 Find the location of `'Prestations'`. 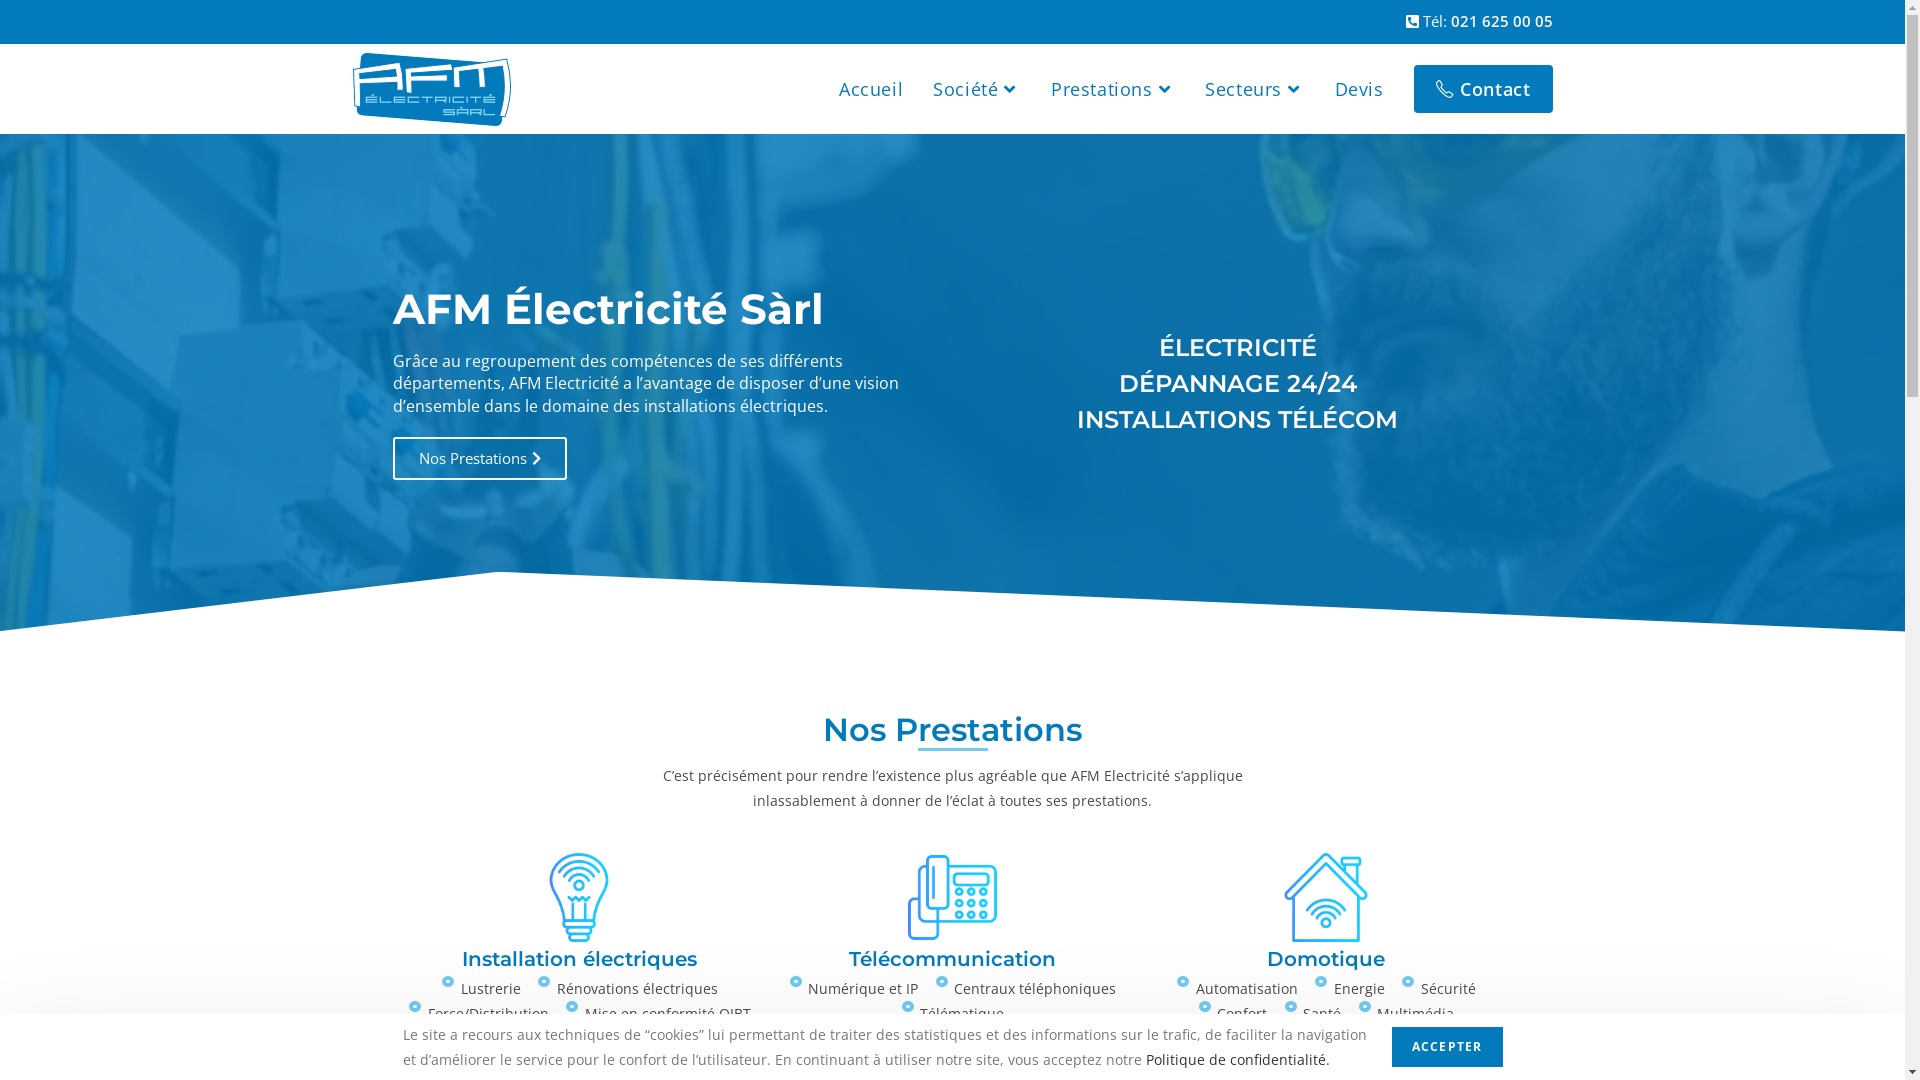

'Prestations' is located at coordinates (1112, 87).